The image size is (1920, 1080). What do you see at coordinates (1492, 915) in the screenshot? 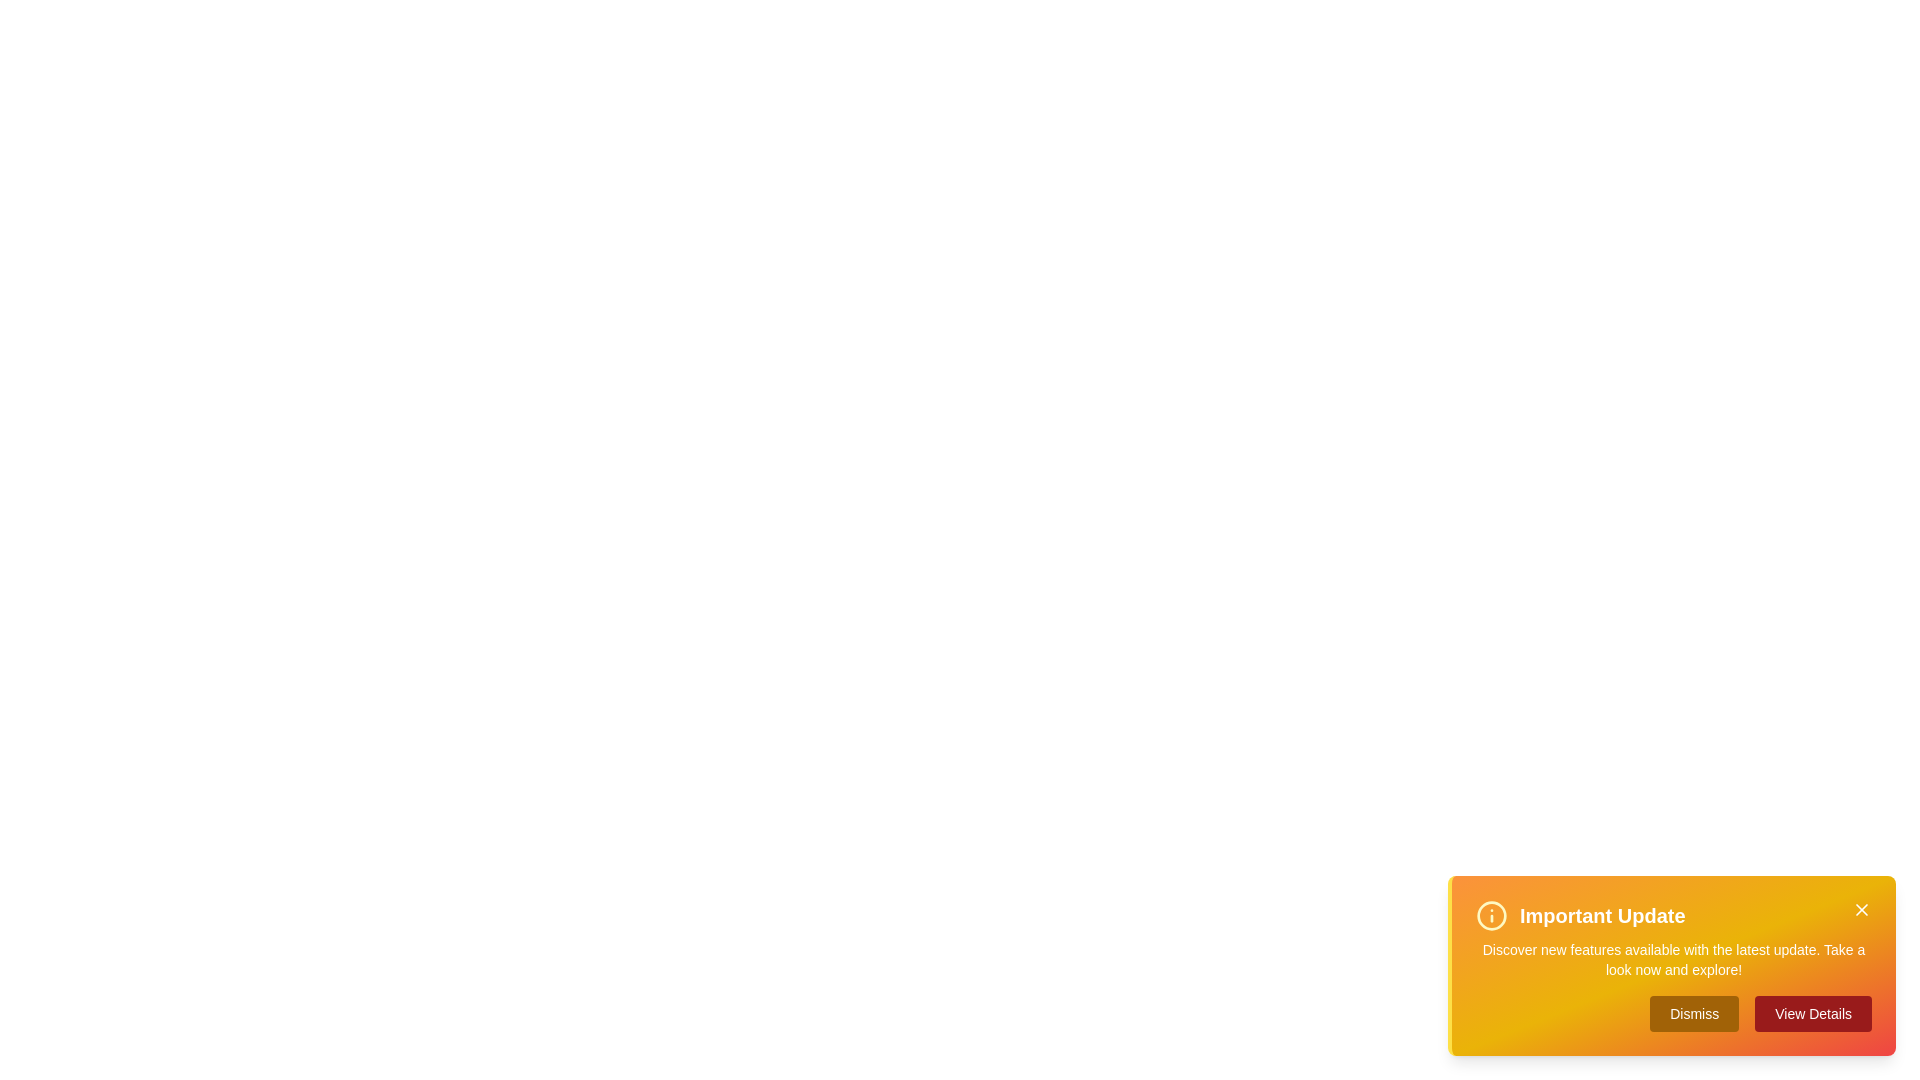
I see `the information icon to reveal its tooltip` at bounding box center [1492, 915].